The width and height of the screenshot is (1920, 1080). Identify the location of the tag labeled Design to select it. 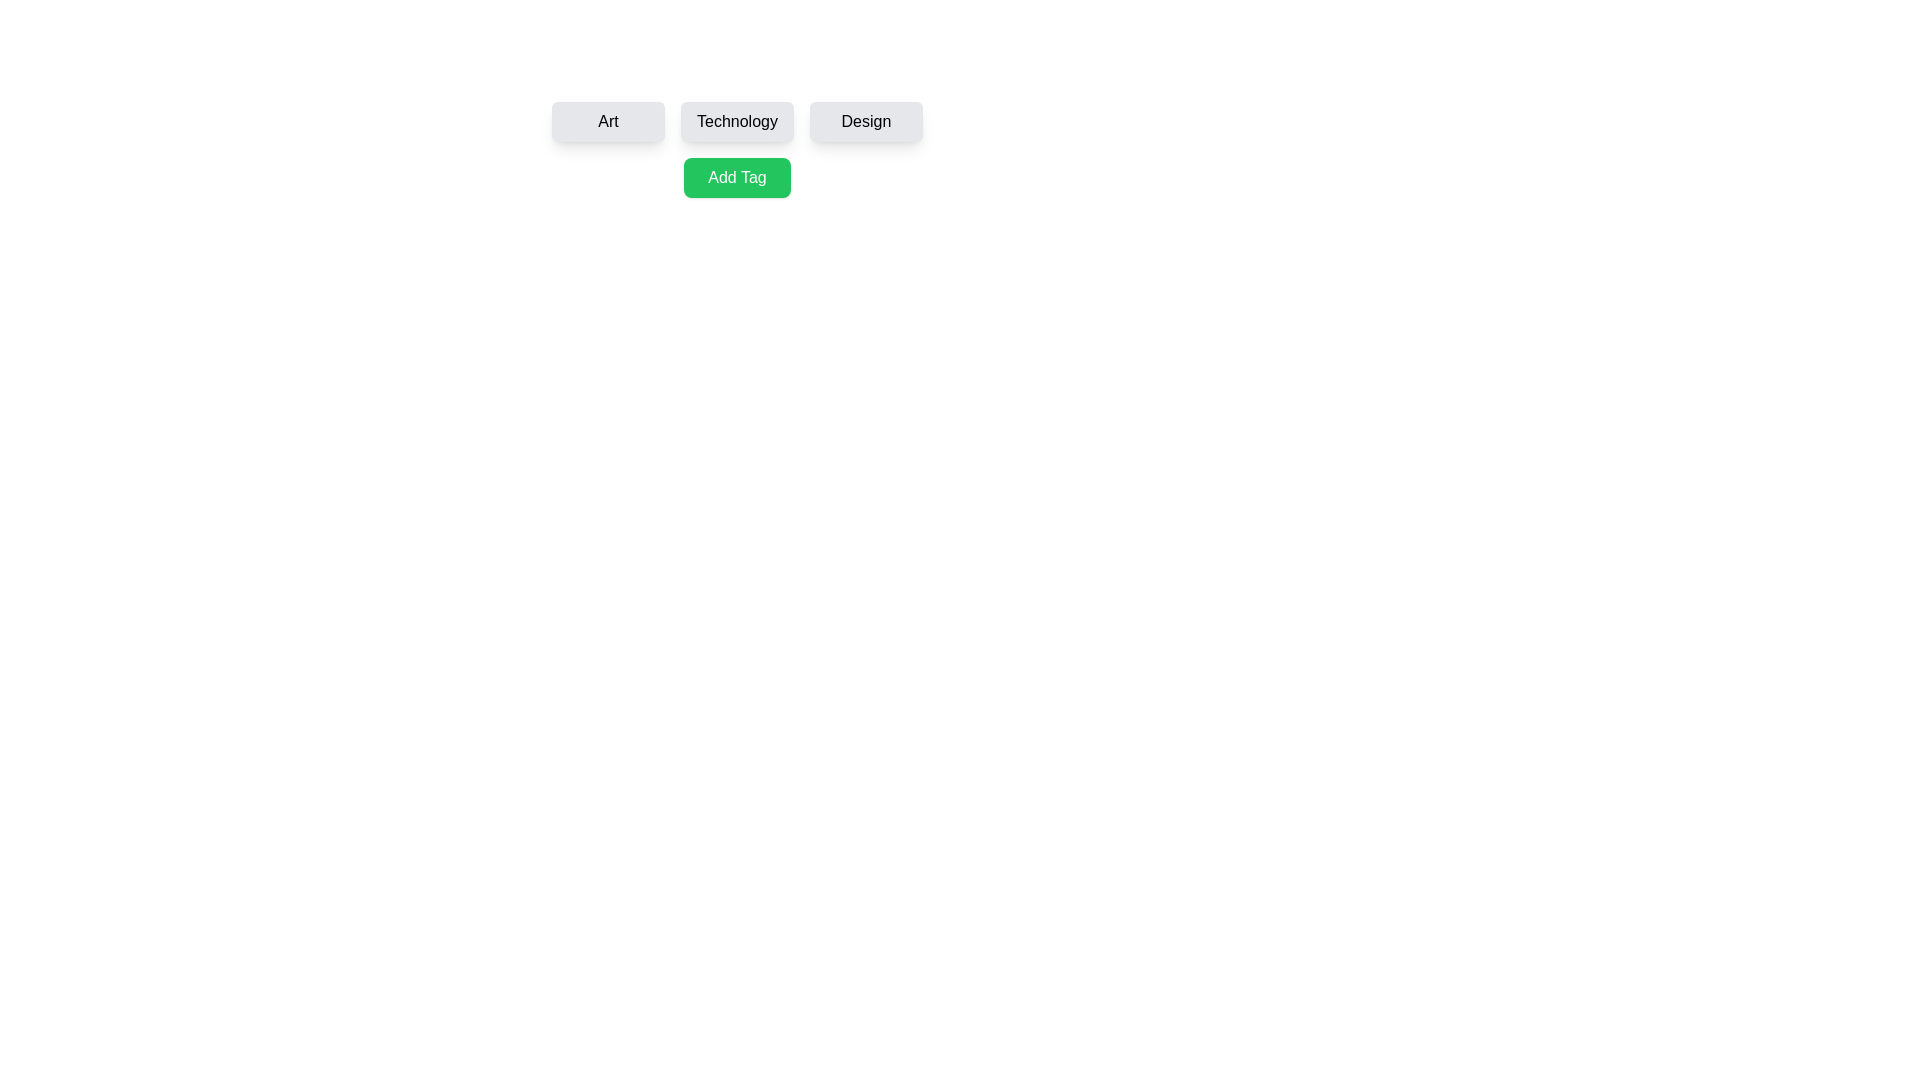
(865, 122).